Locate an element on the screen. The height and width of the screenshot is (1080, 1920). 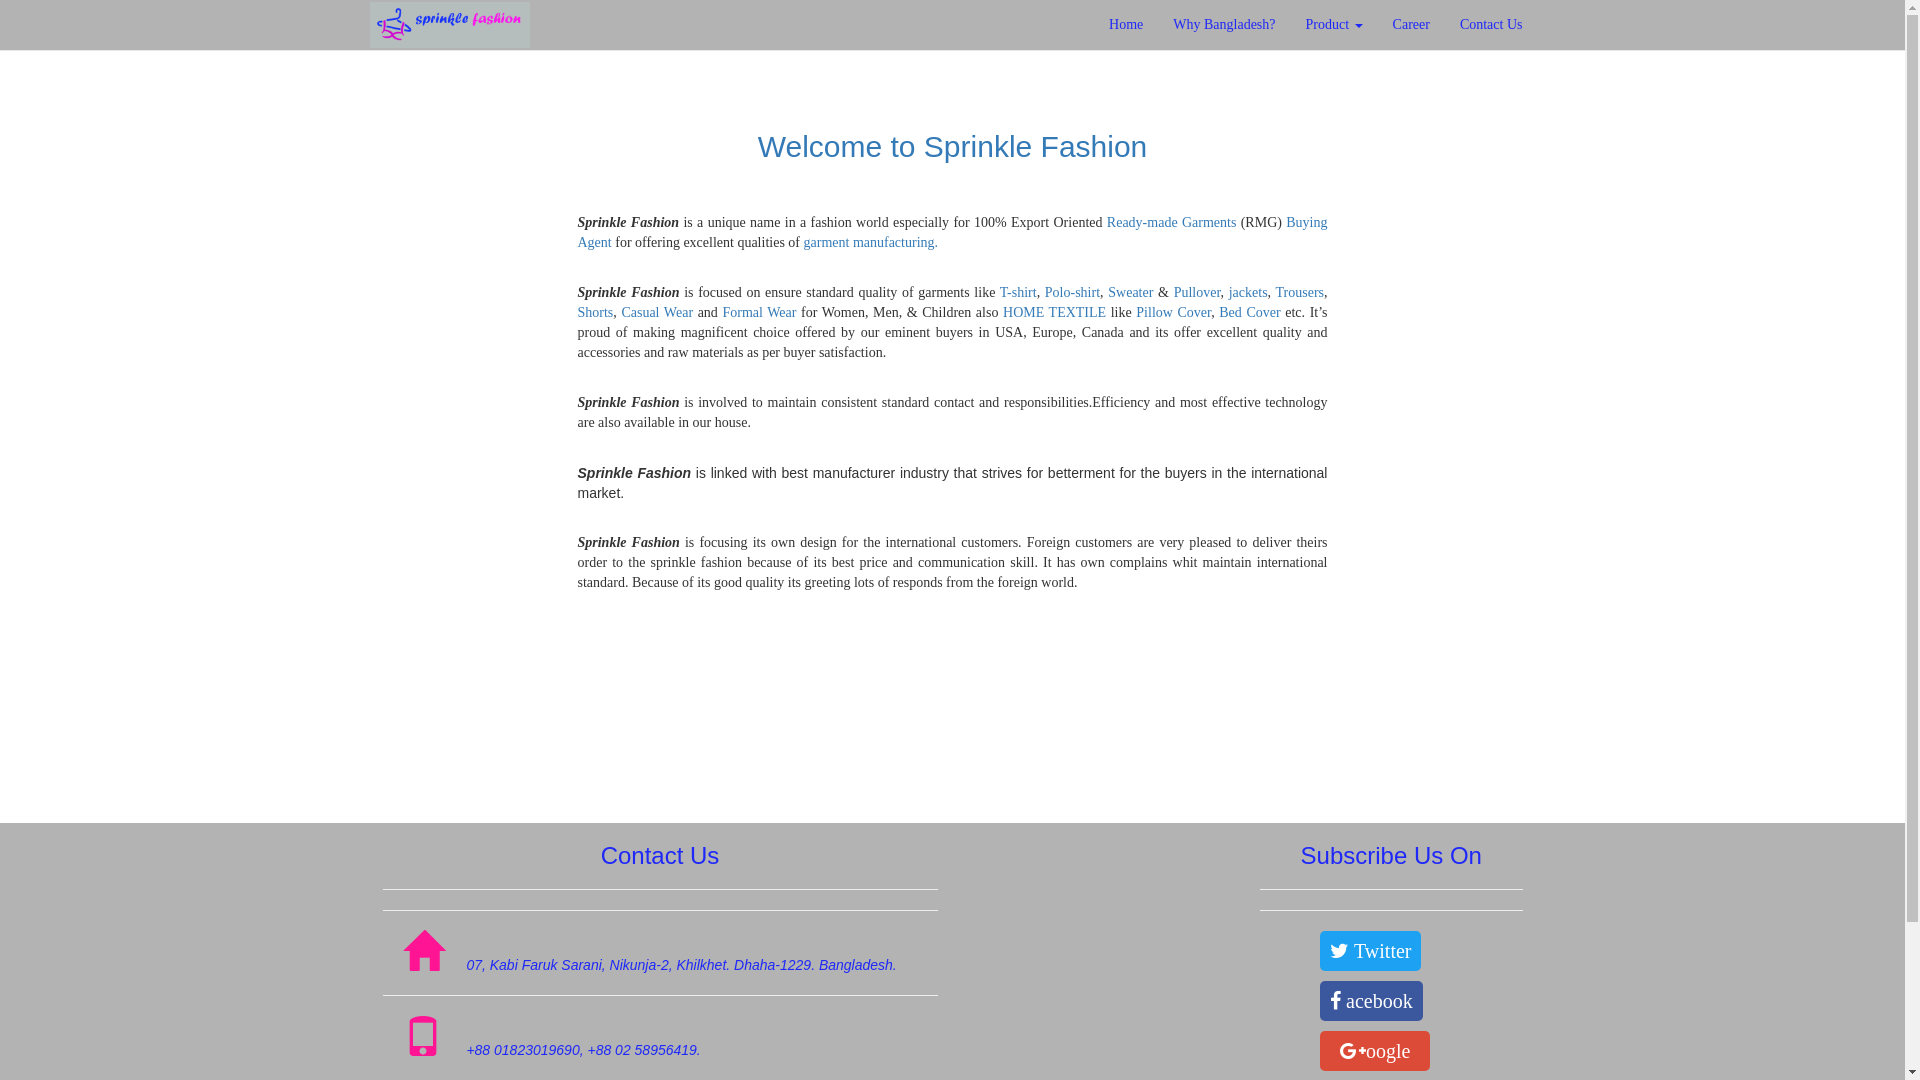
'Shorts' is located at coordinates (594, 312).